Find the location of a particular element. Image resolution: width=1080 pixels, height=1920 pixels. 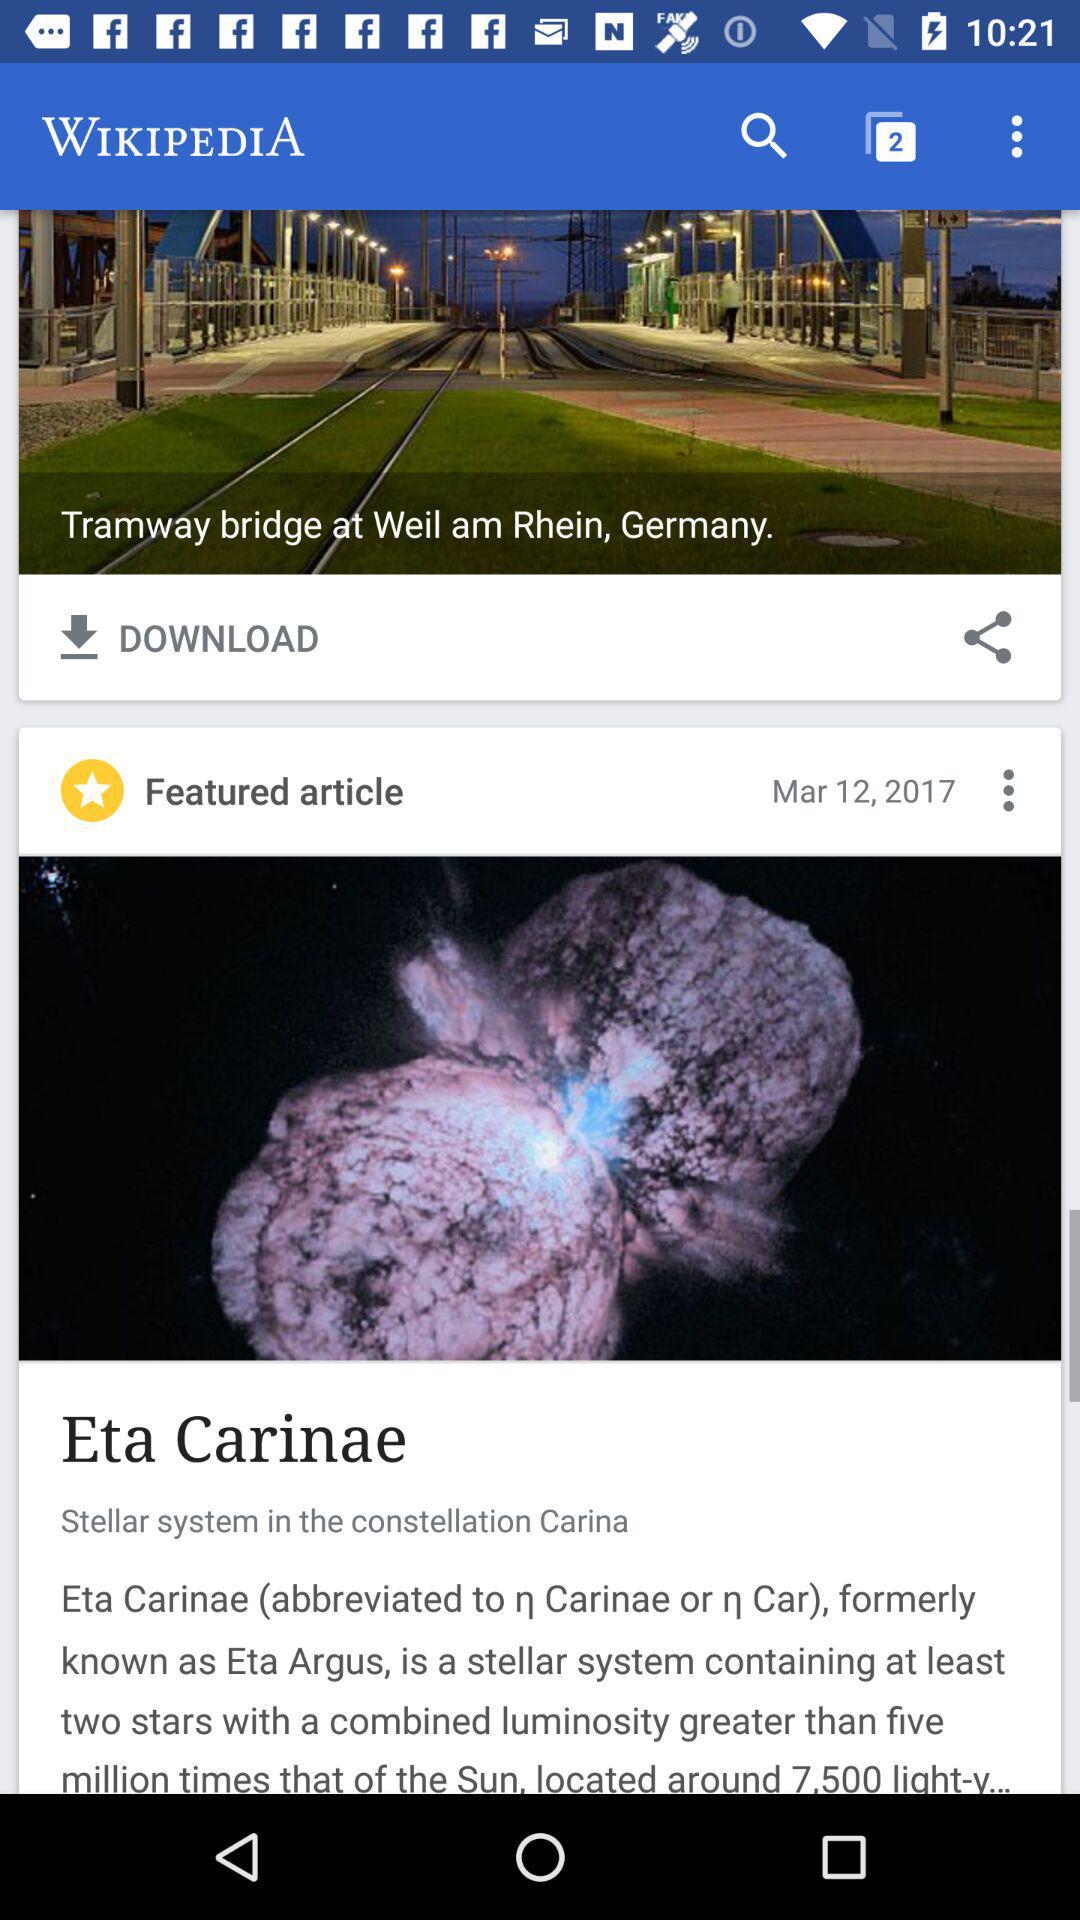

article image is located at coordinates (540, 1107).